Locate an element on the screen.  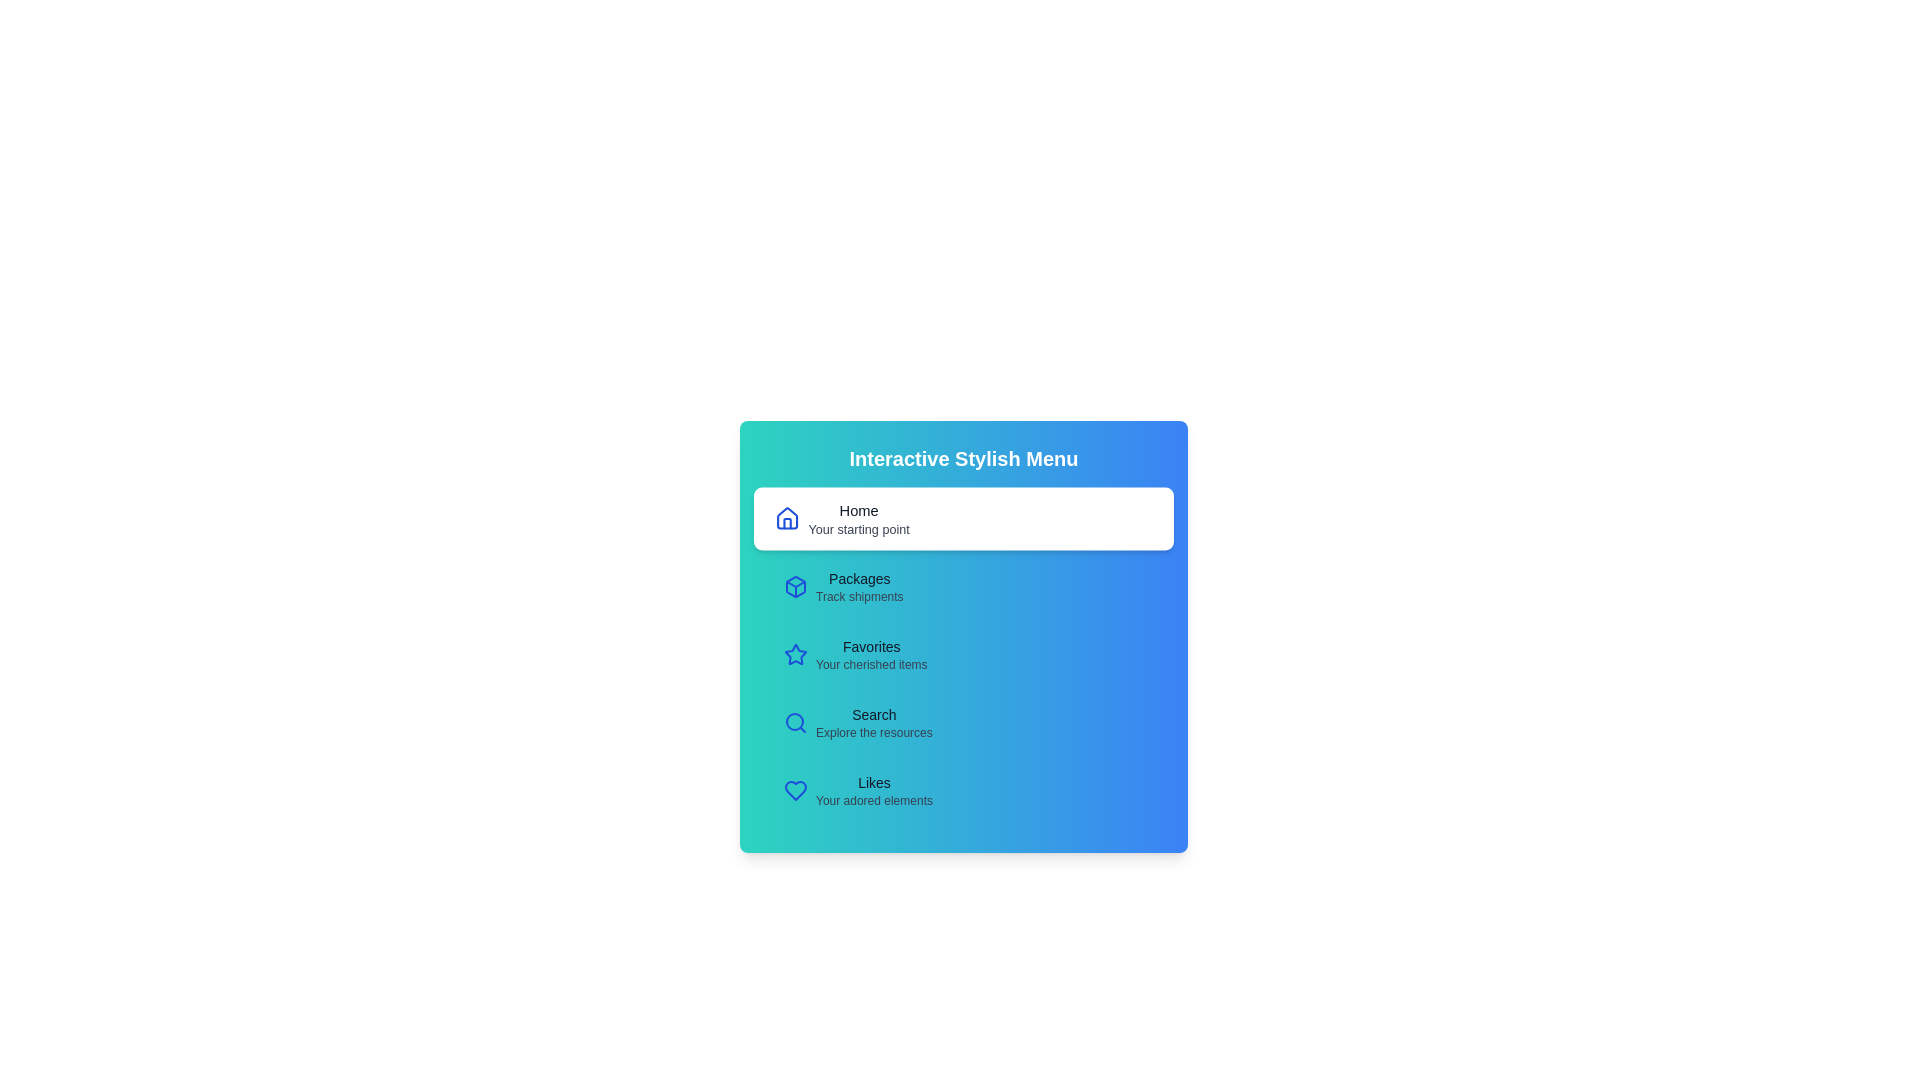
the menu item Search is located at coordinates (964, 722).